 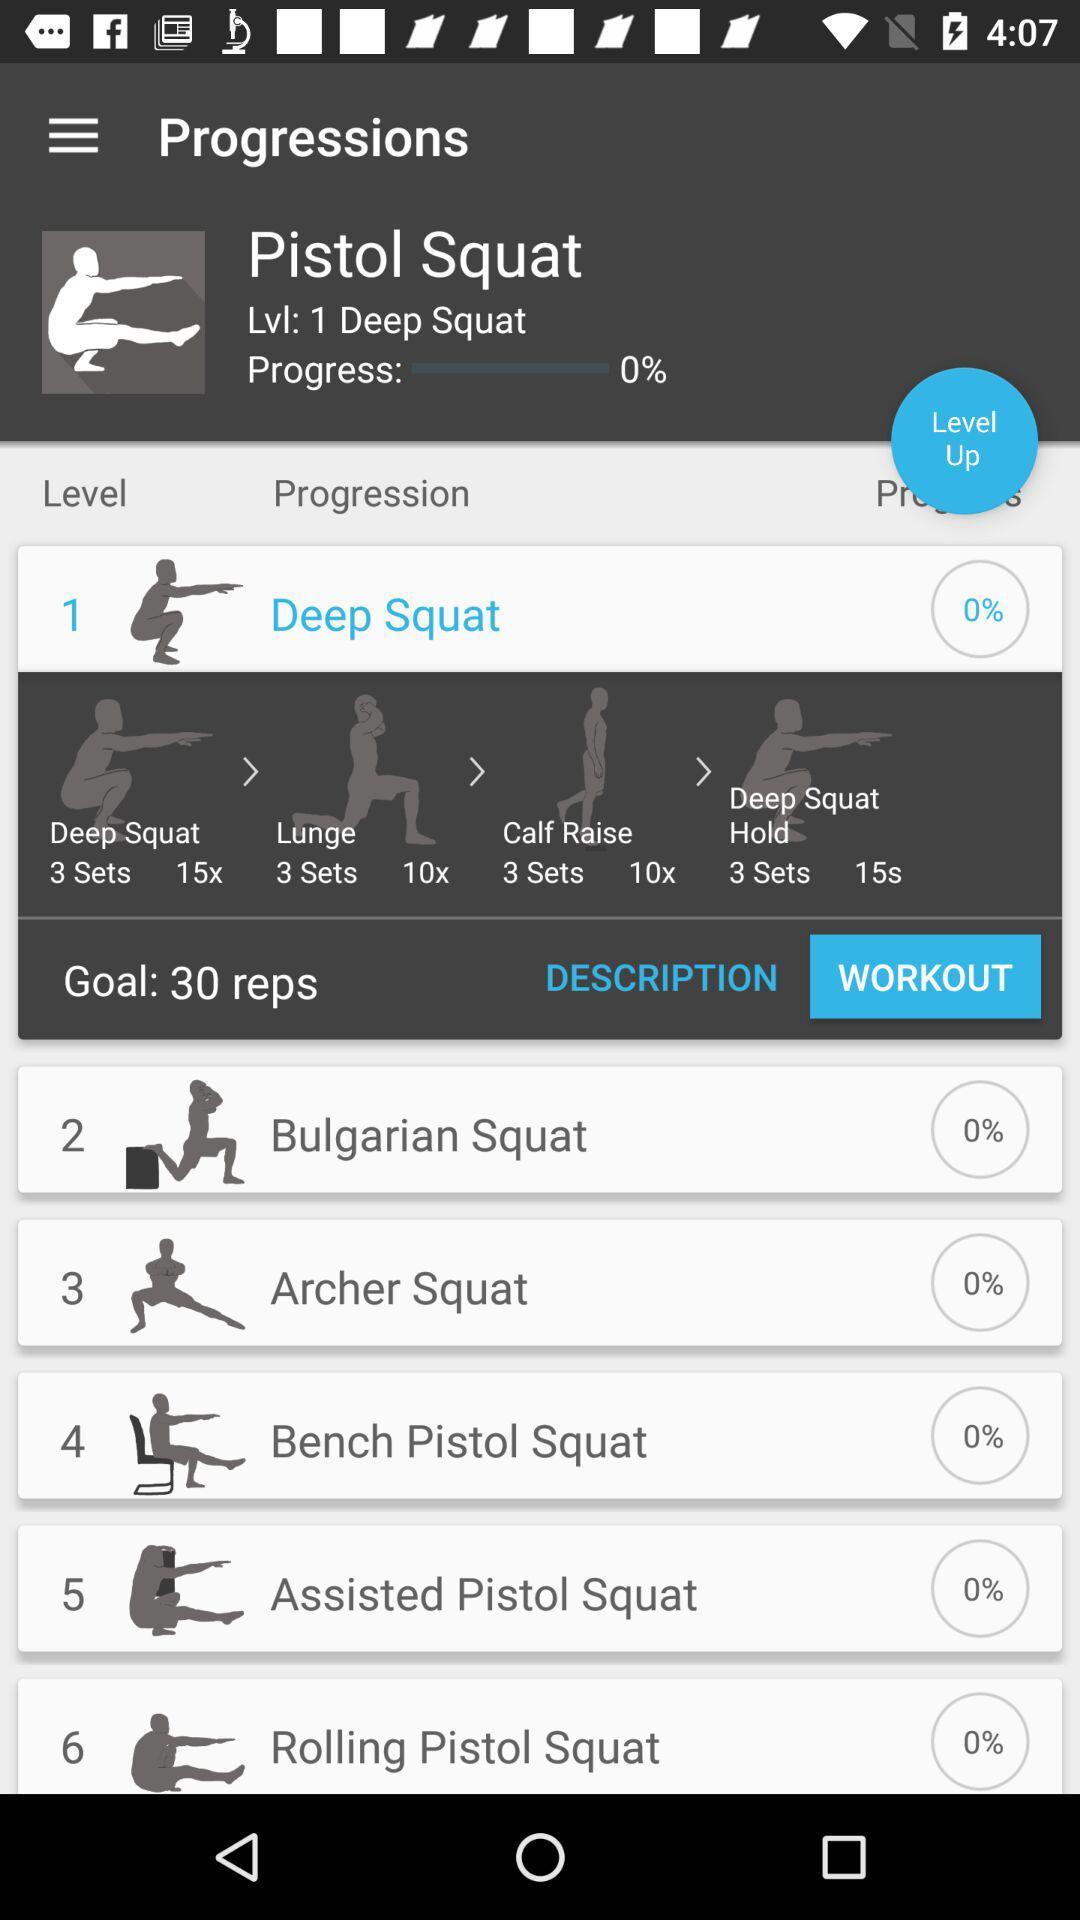 What do you see at coordinates (925, 976) in the screenshot?
I see `the item next to description item` at bounding box center [925, 976].